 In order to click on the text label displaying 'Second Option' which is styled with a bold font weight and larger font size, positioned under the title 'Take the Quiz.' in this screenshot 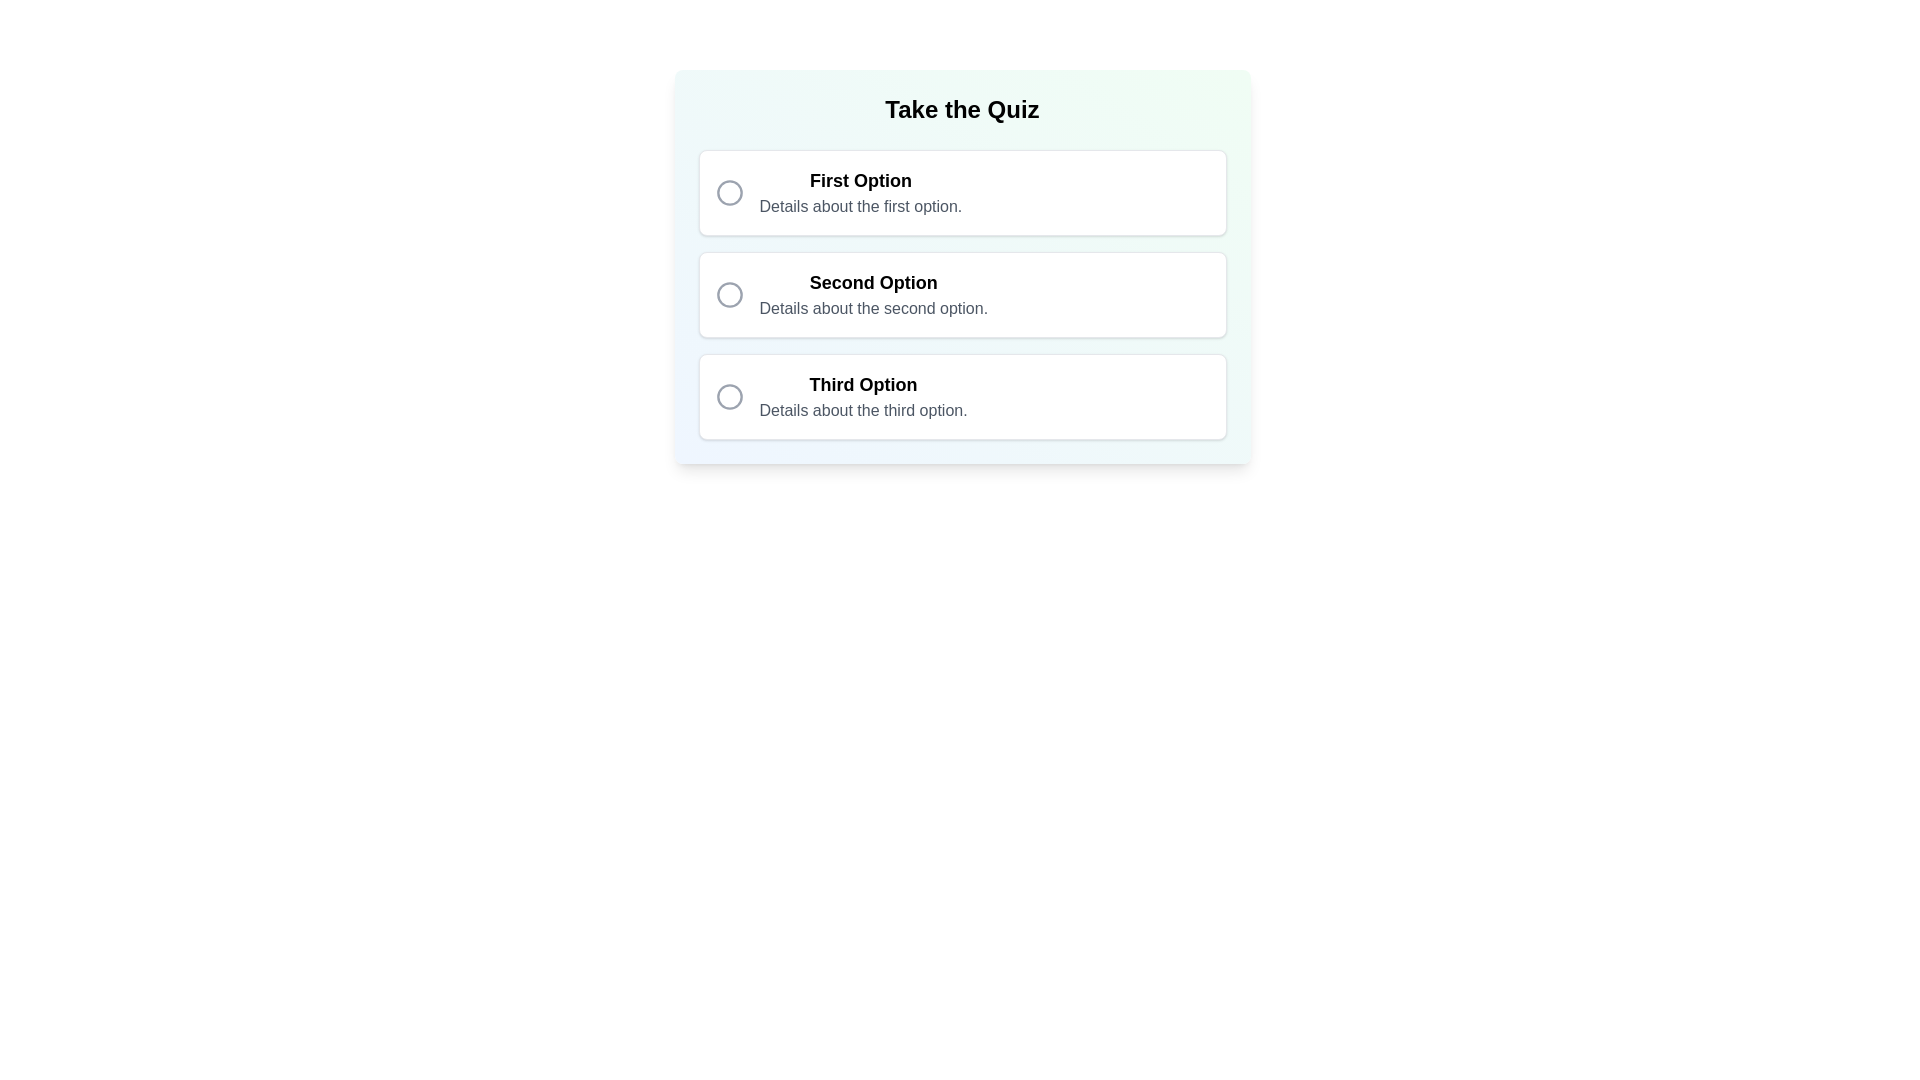, I will do `click(873, 282)`.